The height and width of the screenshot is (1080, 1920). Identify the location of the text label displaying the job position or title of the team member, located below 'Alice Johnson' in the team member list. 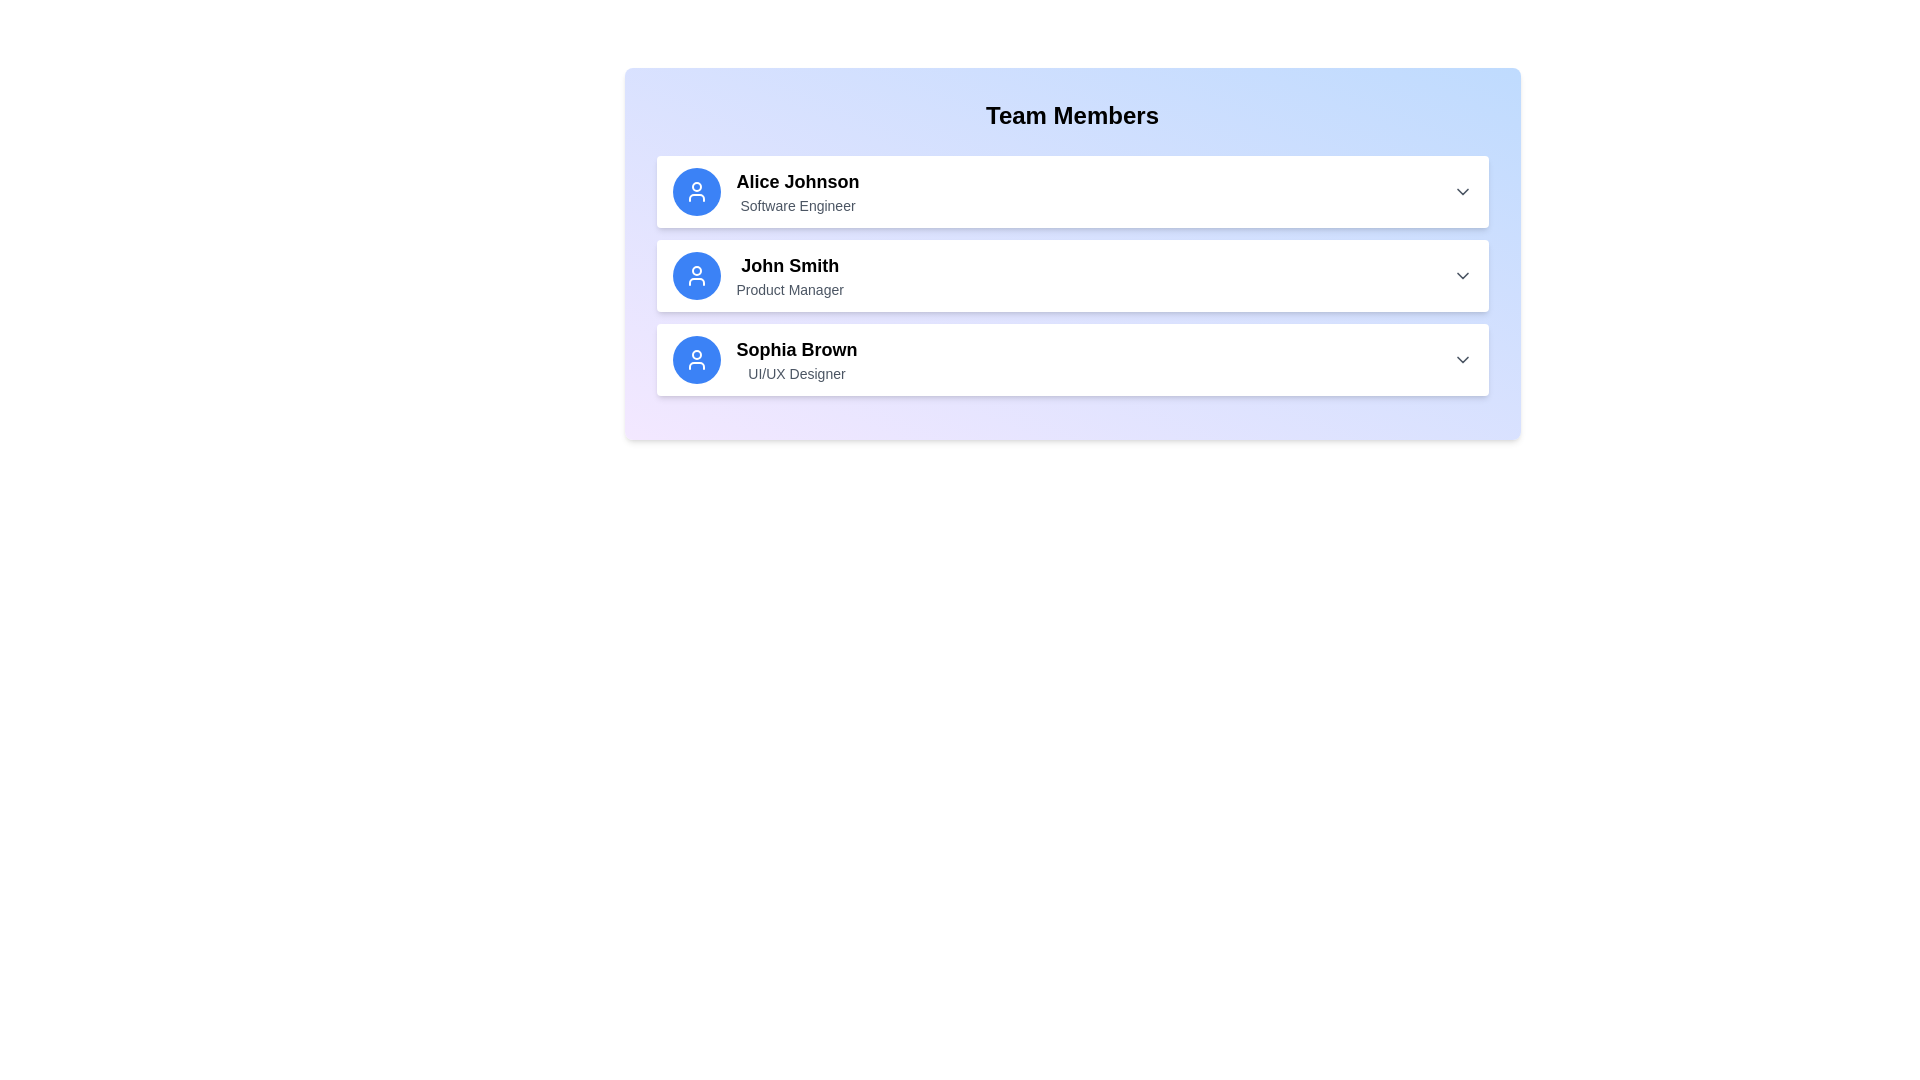
(796, 205).